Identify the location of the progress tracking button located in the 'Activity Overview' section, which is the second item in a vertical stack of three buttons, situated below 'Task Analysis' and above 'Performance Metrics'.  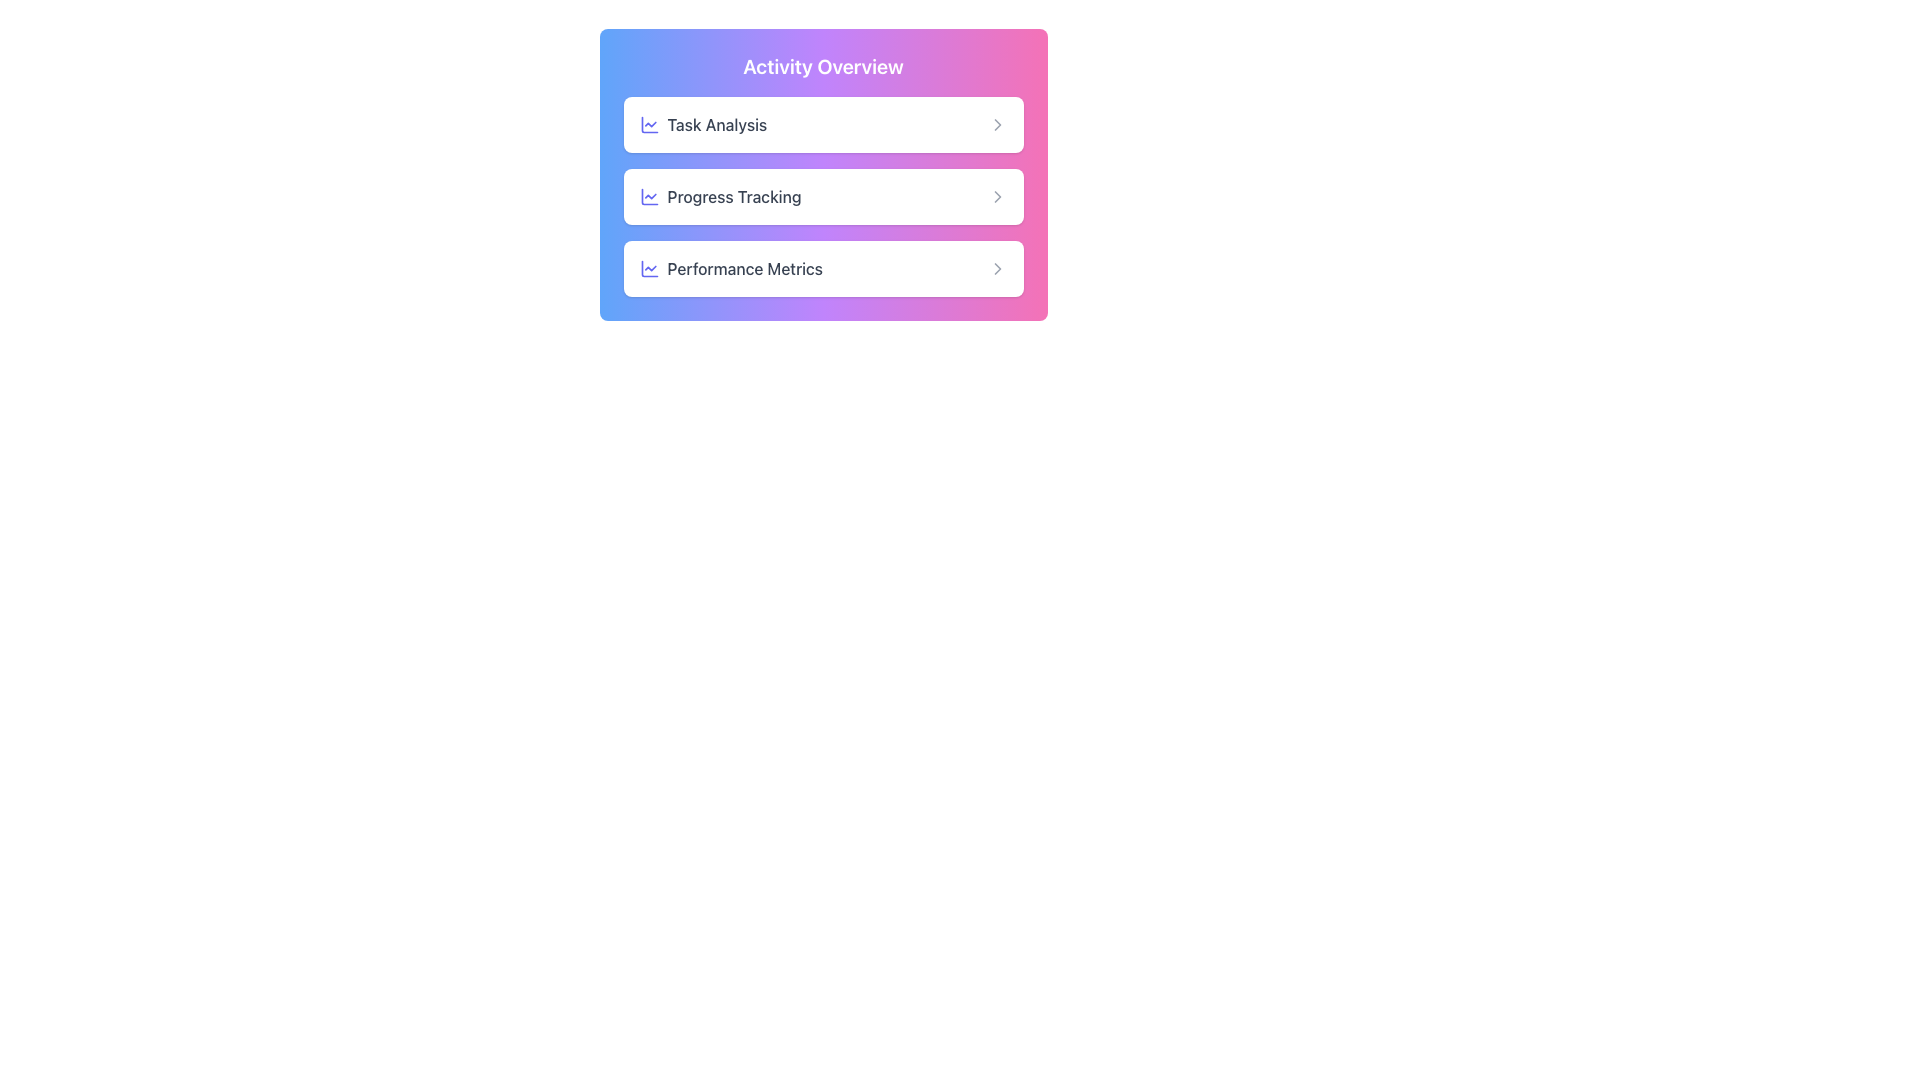
(823, 196).